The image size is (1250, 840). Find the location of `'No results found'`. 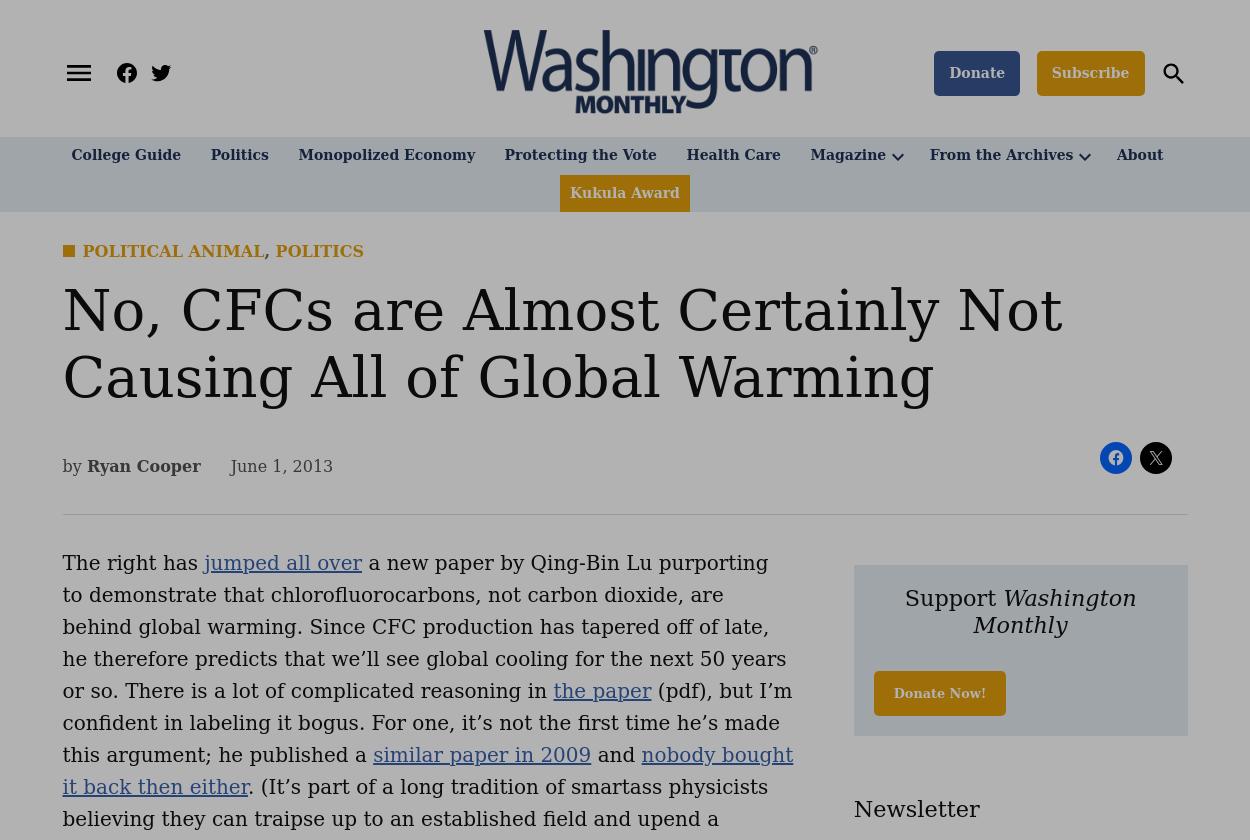

'No results found' is located at coordinates (206, 134).